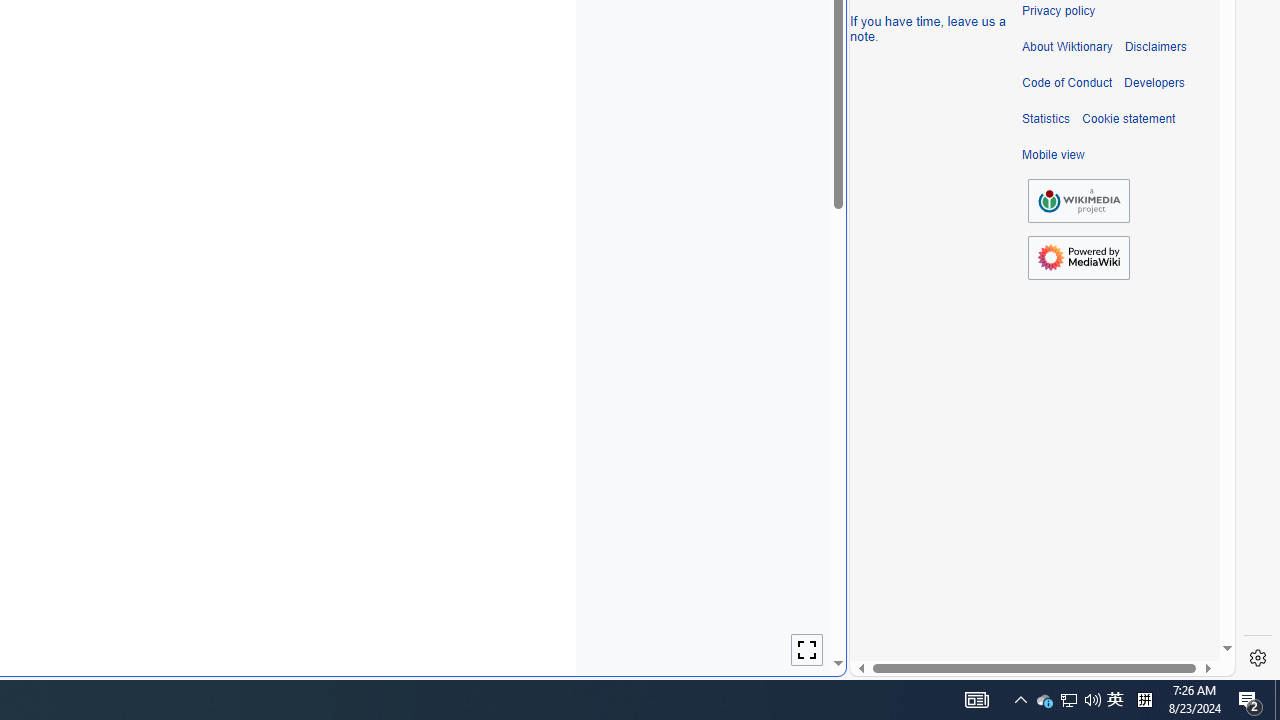 The image size is (1280, 720). What do you see at coordinates (1045, 119) in the screenshot?
I see `'Statistics'` at bounding box center [1045, 119].